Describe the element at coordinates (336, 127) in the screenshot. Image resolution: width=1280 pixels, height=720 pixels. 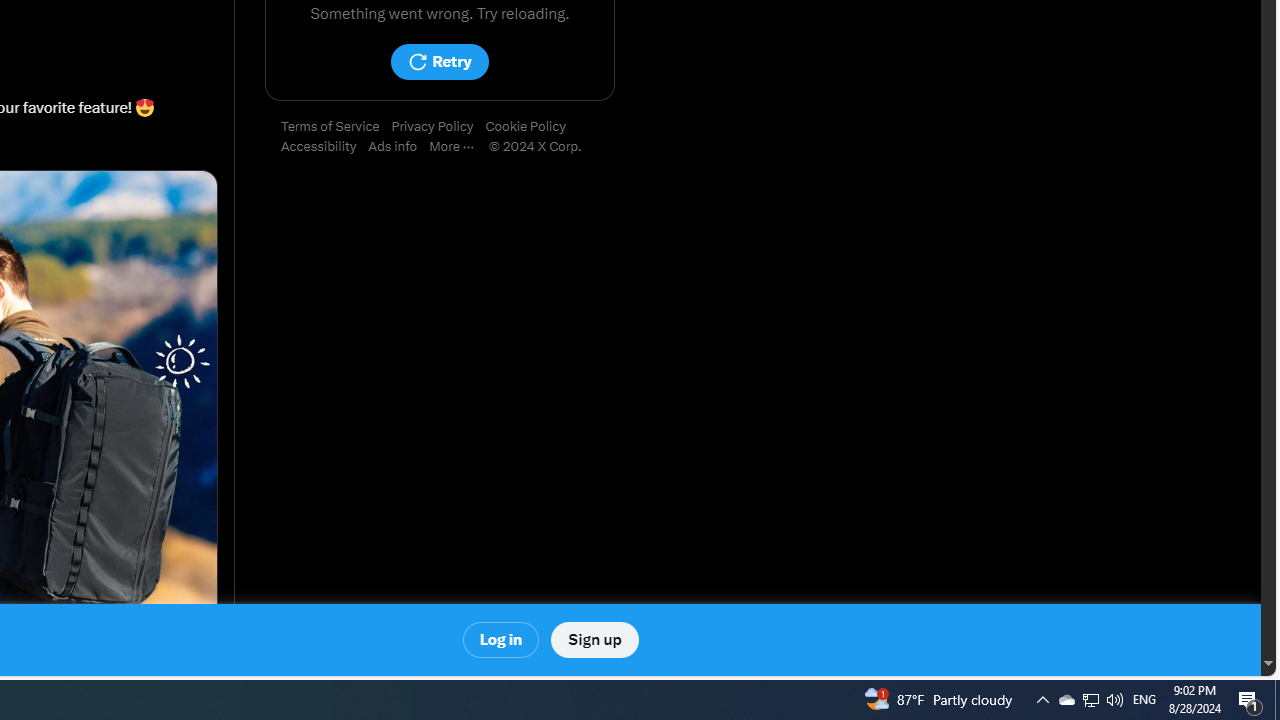
I see `'Terms of Service'` at that location.